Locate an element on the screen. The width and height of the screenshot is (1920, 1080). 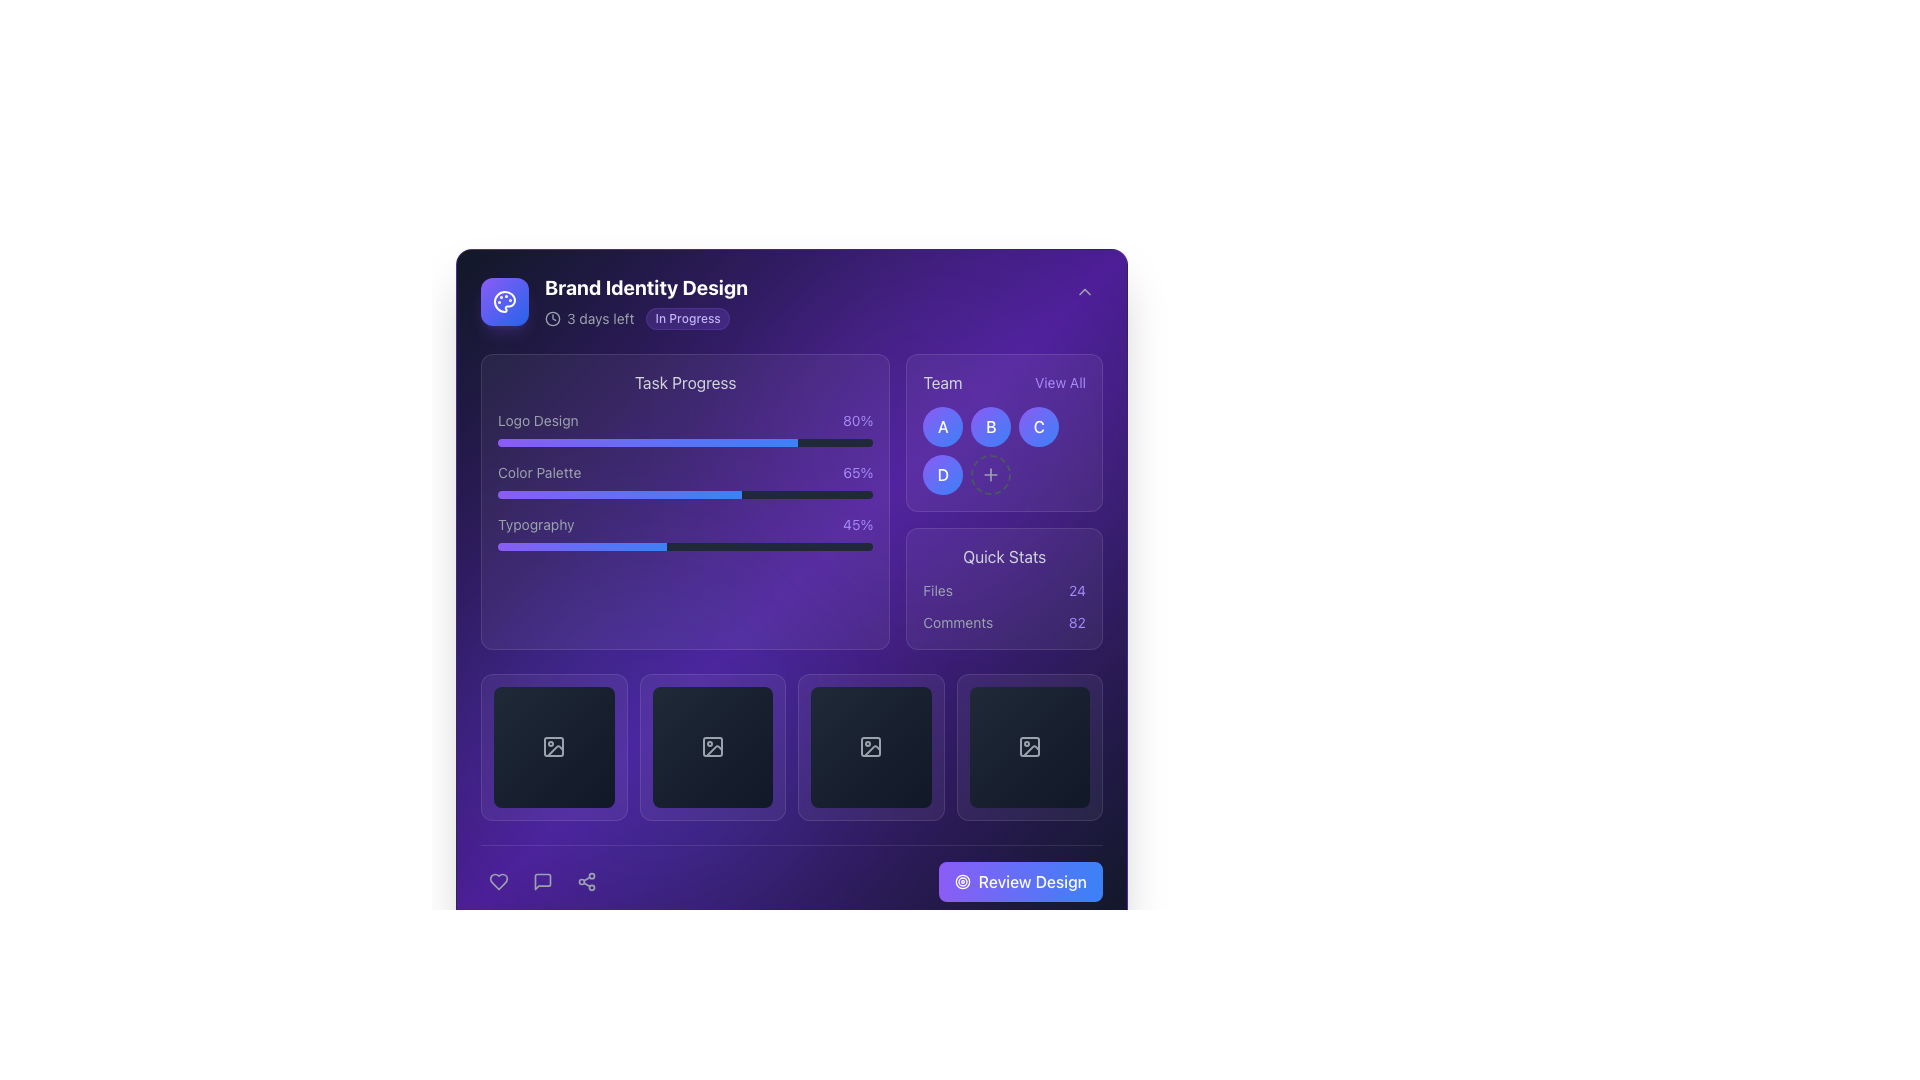
information displayed in the informational display block located at the top-left section of the UI, above the 'Task Progress' area is located at coordinates (613, 301).